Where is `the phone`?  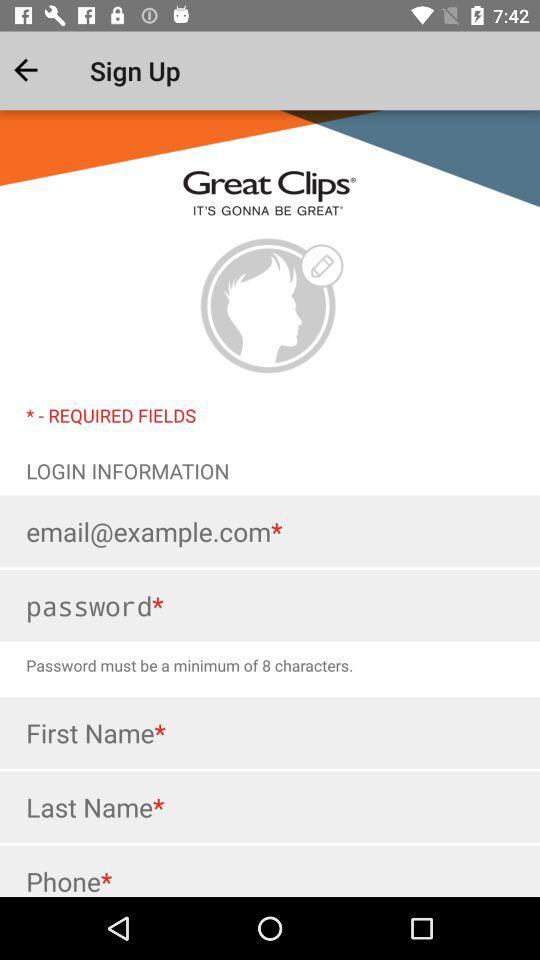
the phone is located at coordinates (270, 870).